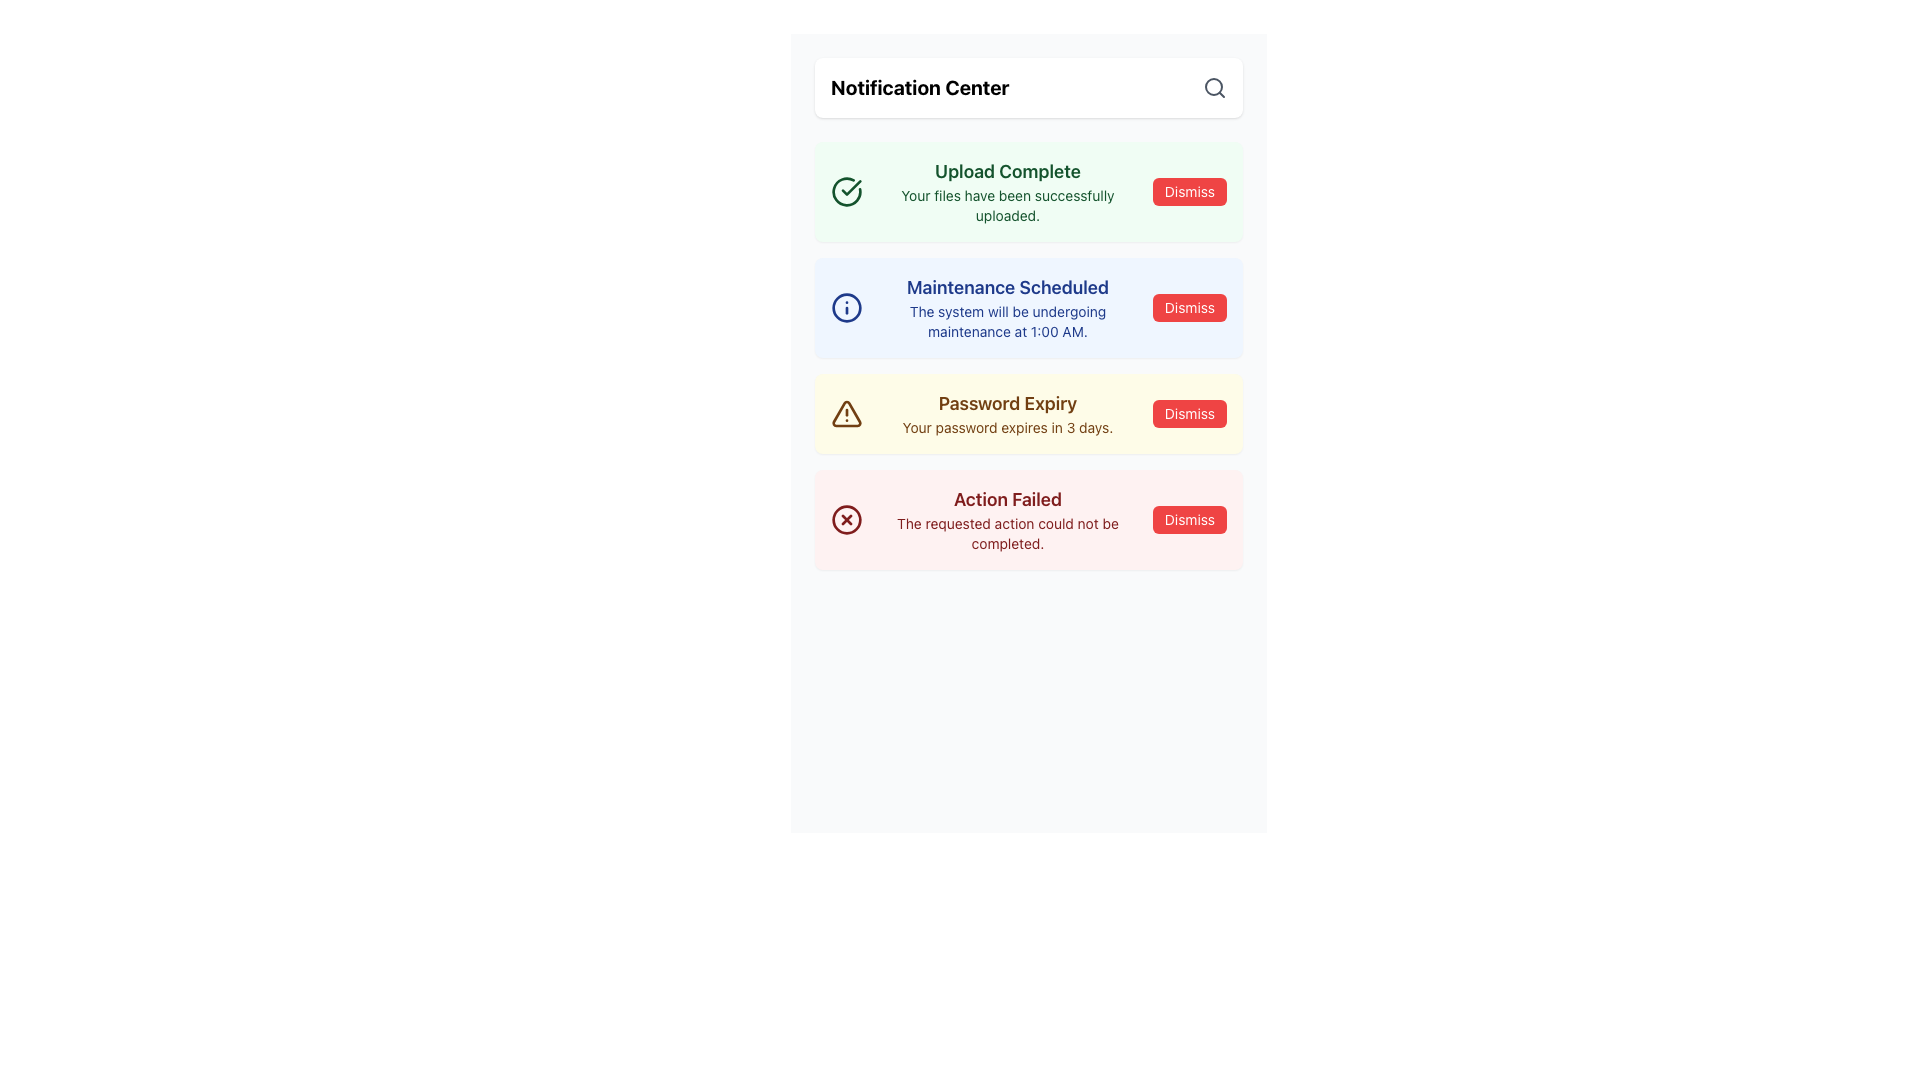 The width and height of the screenshot is (1920, 1080). What do you see at coordinates (1190, 308) in the screenshot?
I see `the 'Dismiss' button with a red background and white text located in the notification panel titled 'Maintenance Scheduled'` at bounding box center [1190, 308].